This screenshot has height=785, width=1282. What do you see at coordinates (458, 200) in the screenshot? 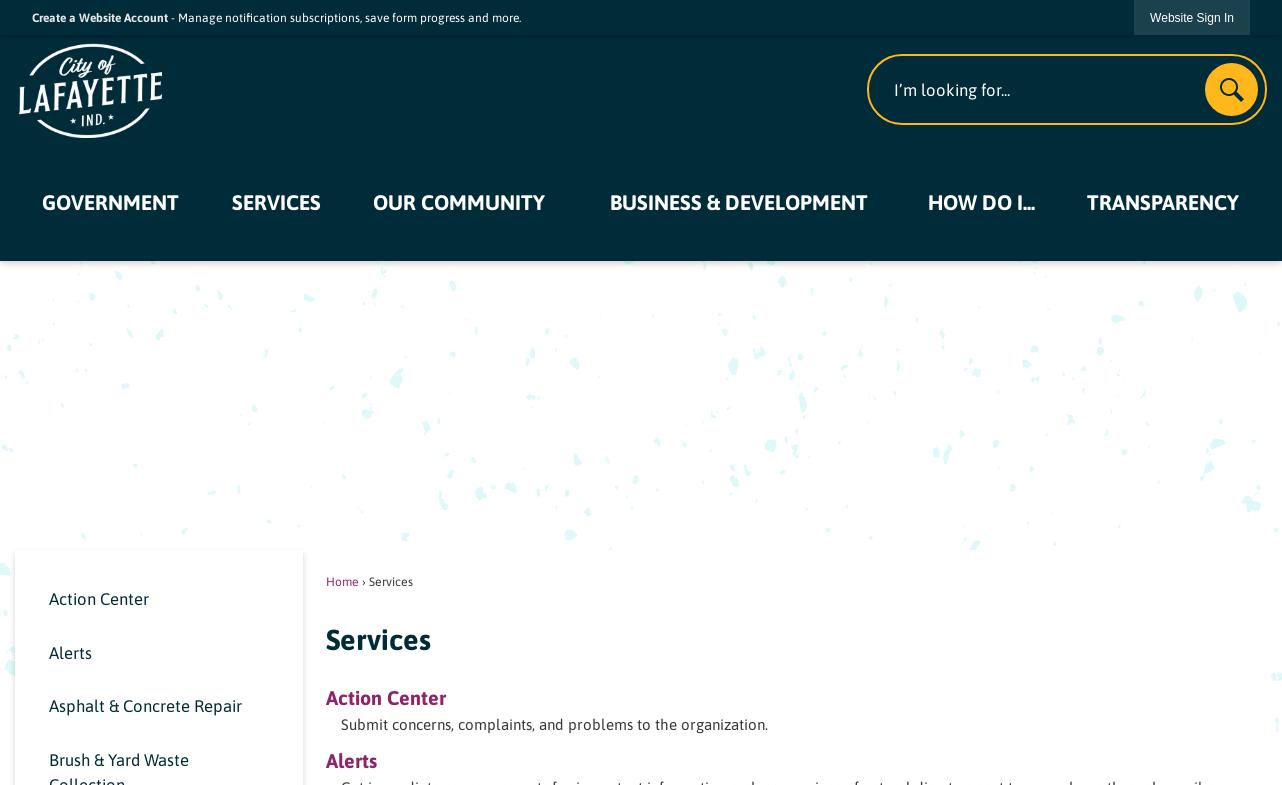
I see `'Our Community'` at bounding box center [458, 200].